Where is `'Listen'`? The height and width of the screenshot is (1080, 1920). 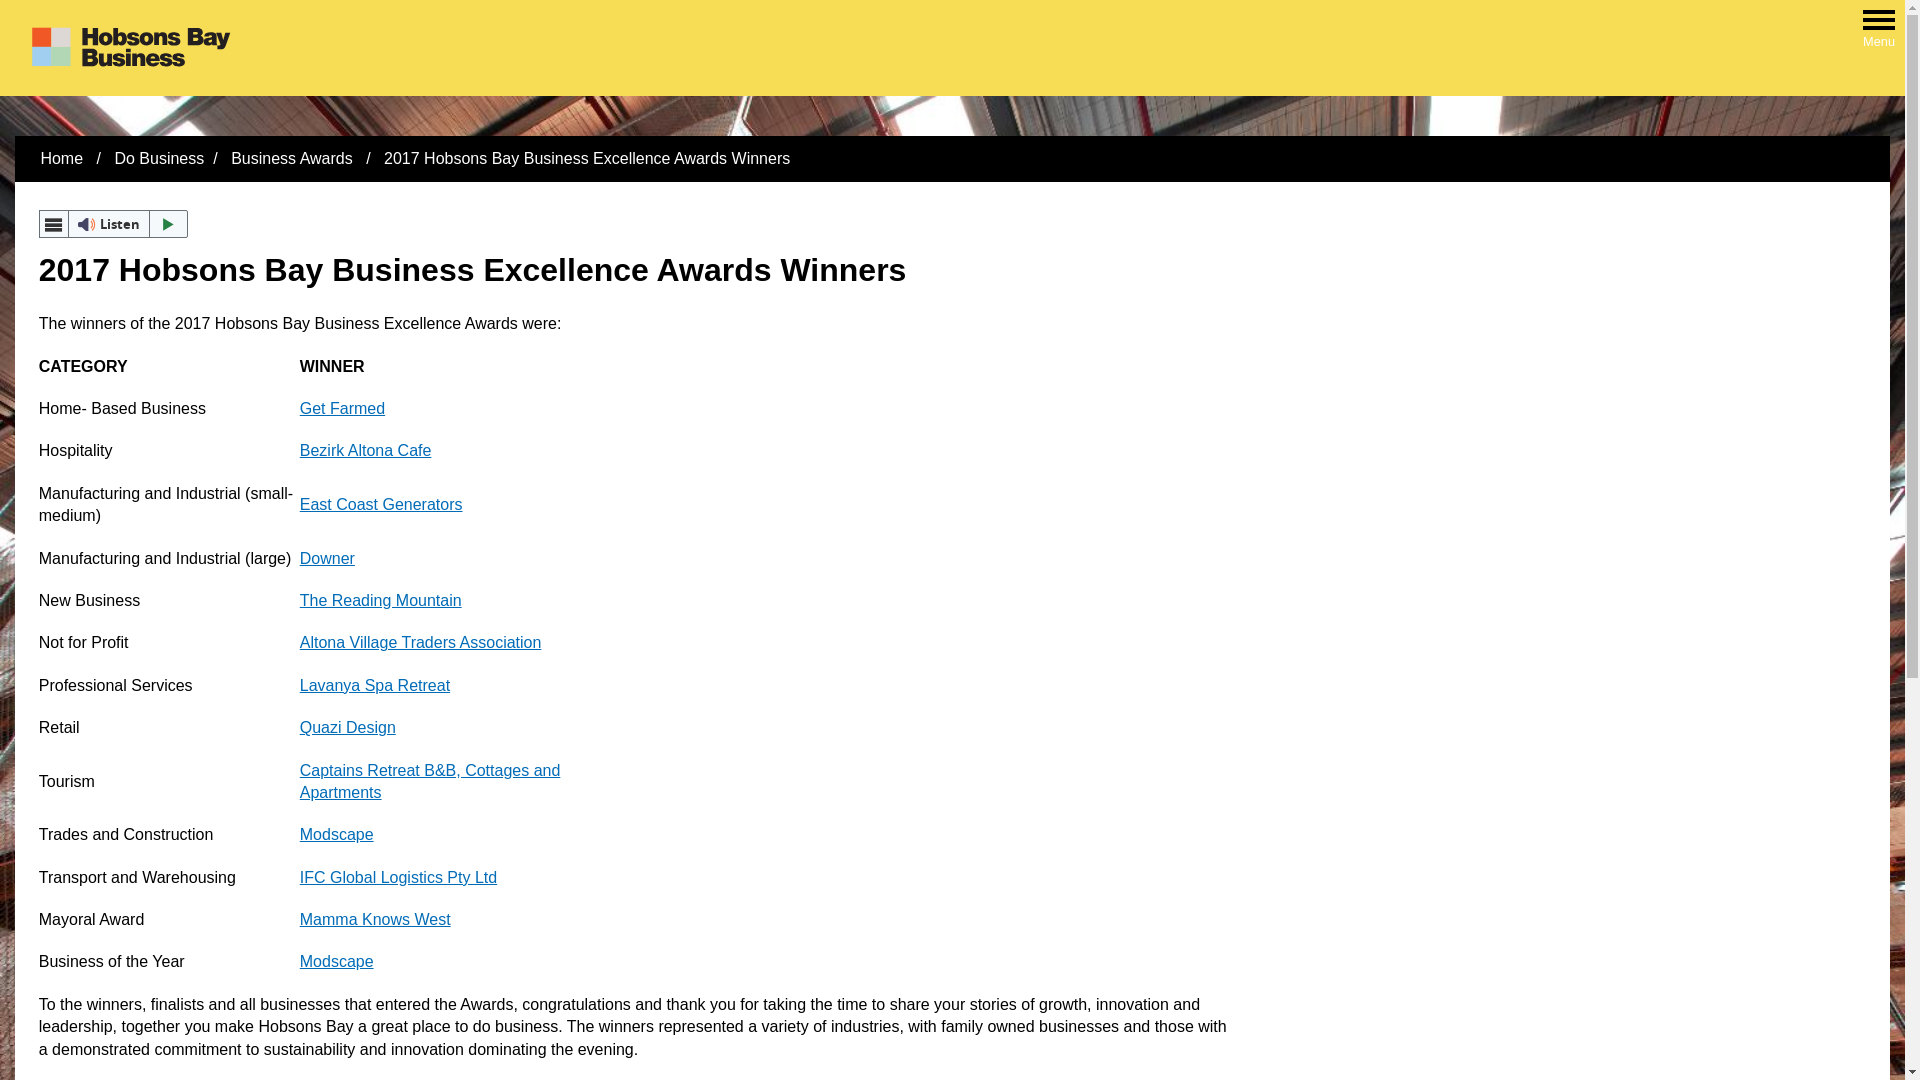 'Listen' is located at coordinates (113, 223).